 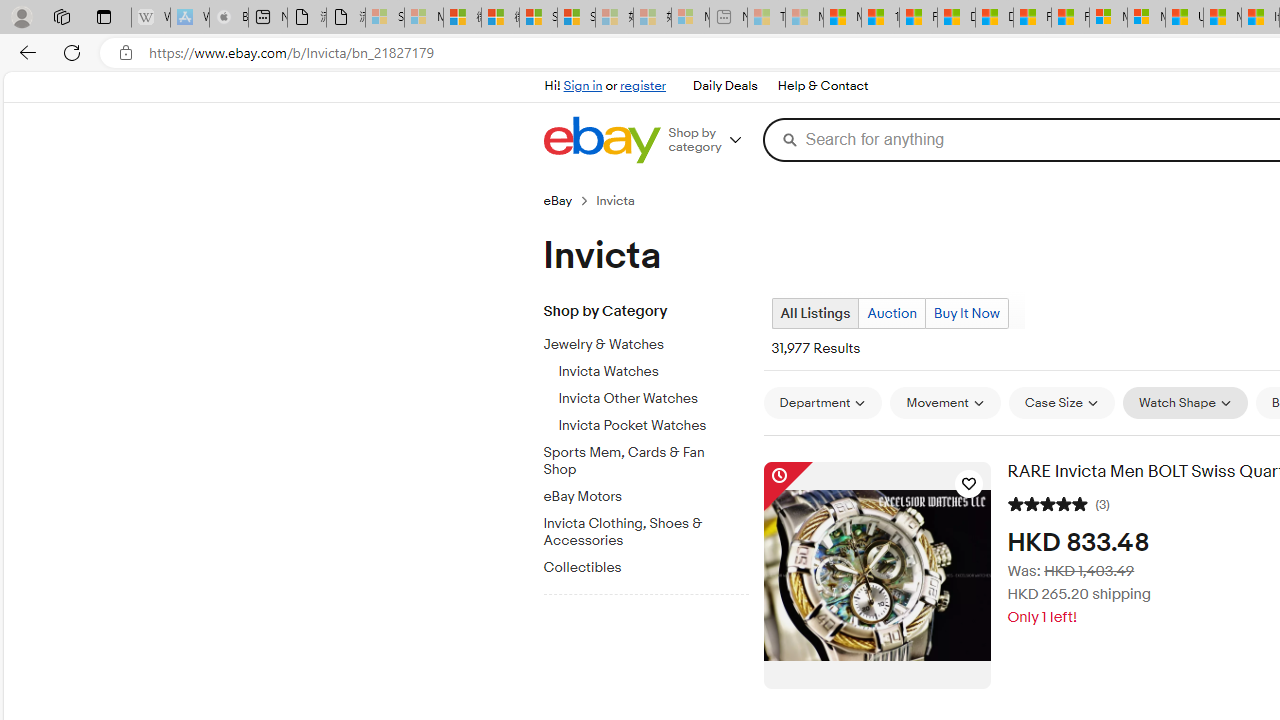 What do you see at coordinates (582, 85) in the screenshot?
I see `'Sign in'` at bounding box center [582, 85].